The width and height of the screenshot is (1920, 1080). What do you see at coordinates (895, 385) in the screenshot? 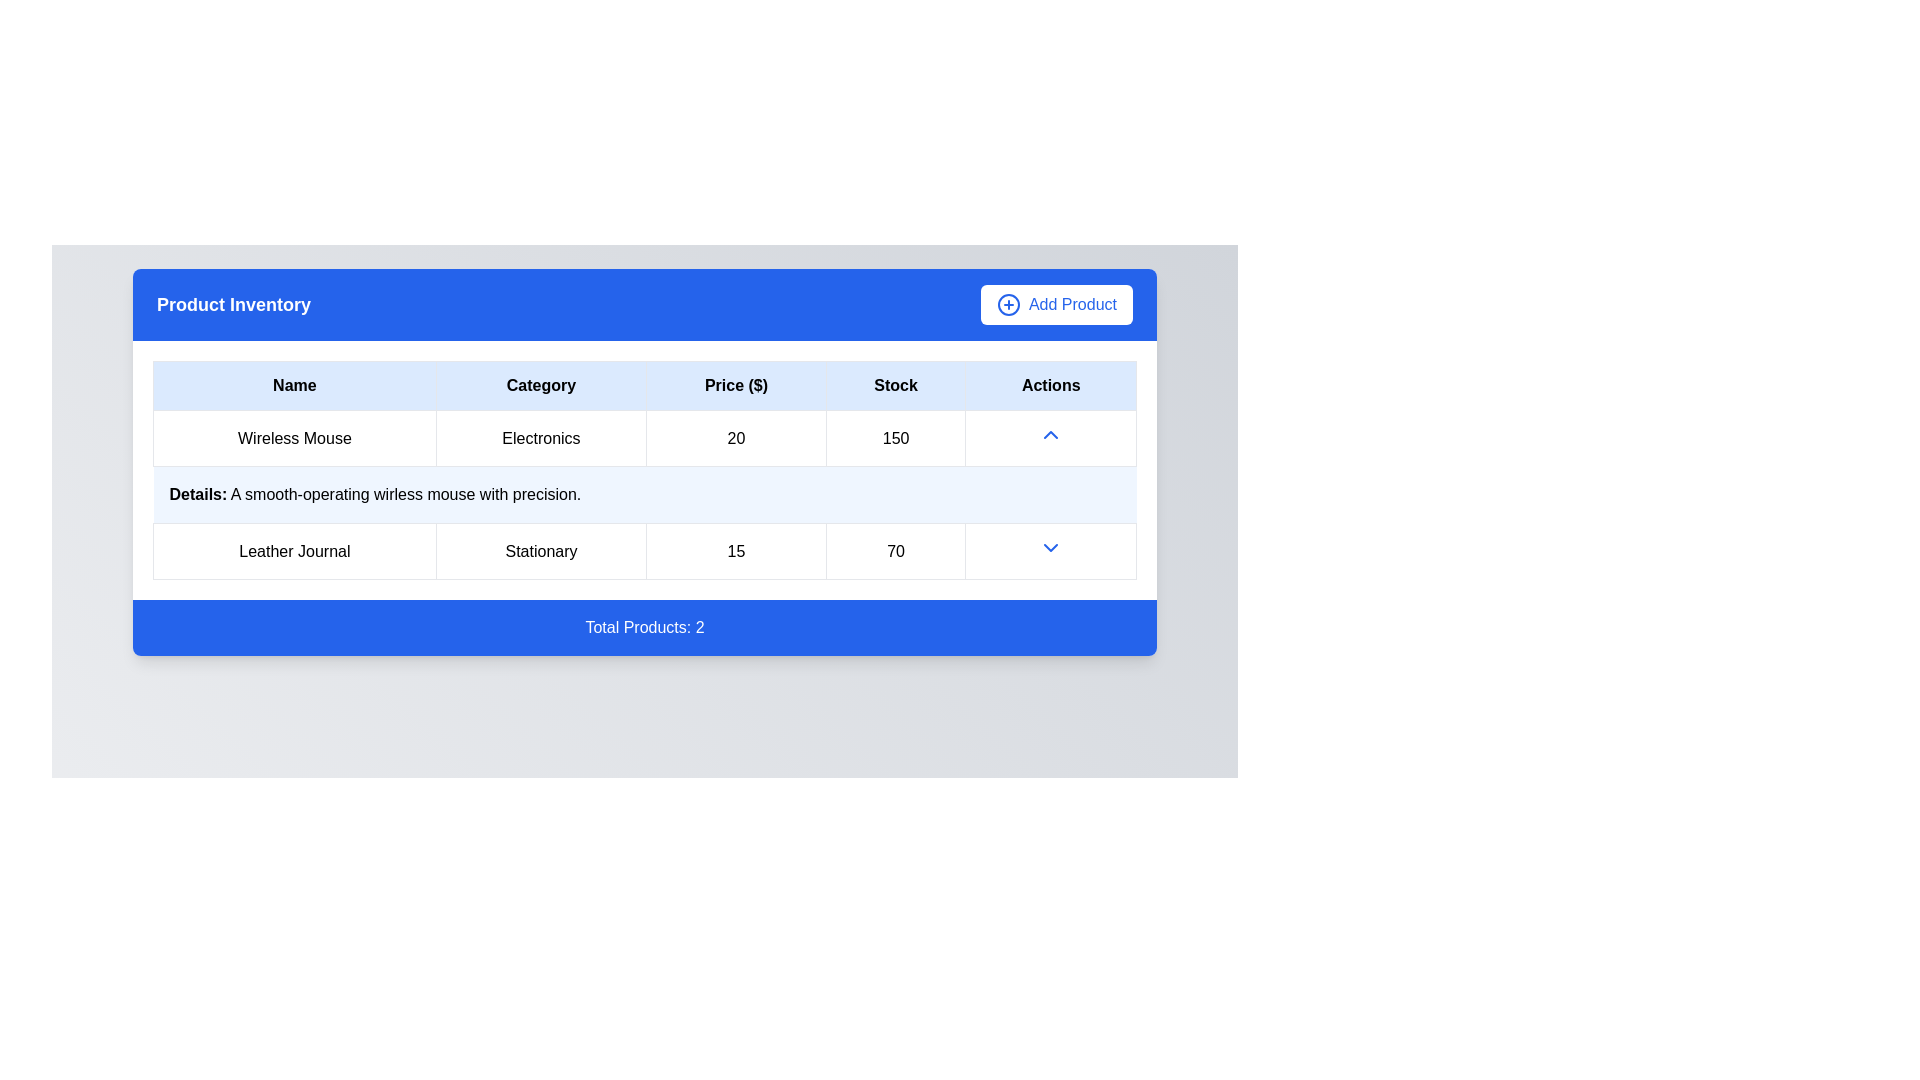
I see `the 'Stock' text label, which is bold and centered within a light blue background in the fourth column of the table header, positioned between 'Price ($)' and 'Actions'` at bounding box center [895, 385].